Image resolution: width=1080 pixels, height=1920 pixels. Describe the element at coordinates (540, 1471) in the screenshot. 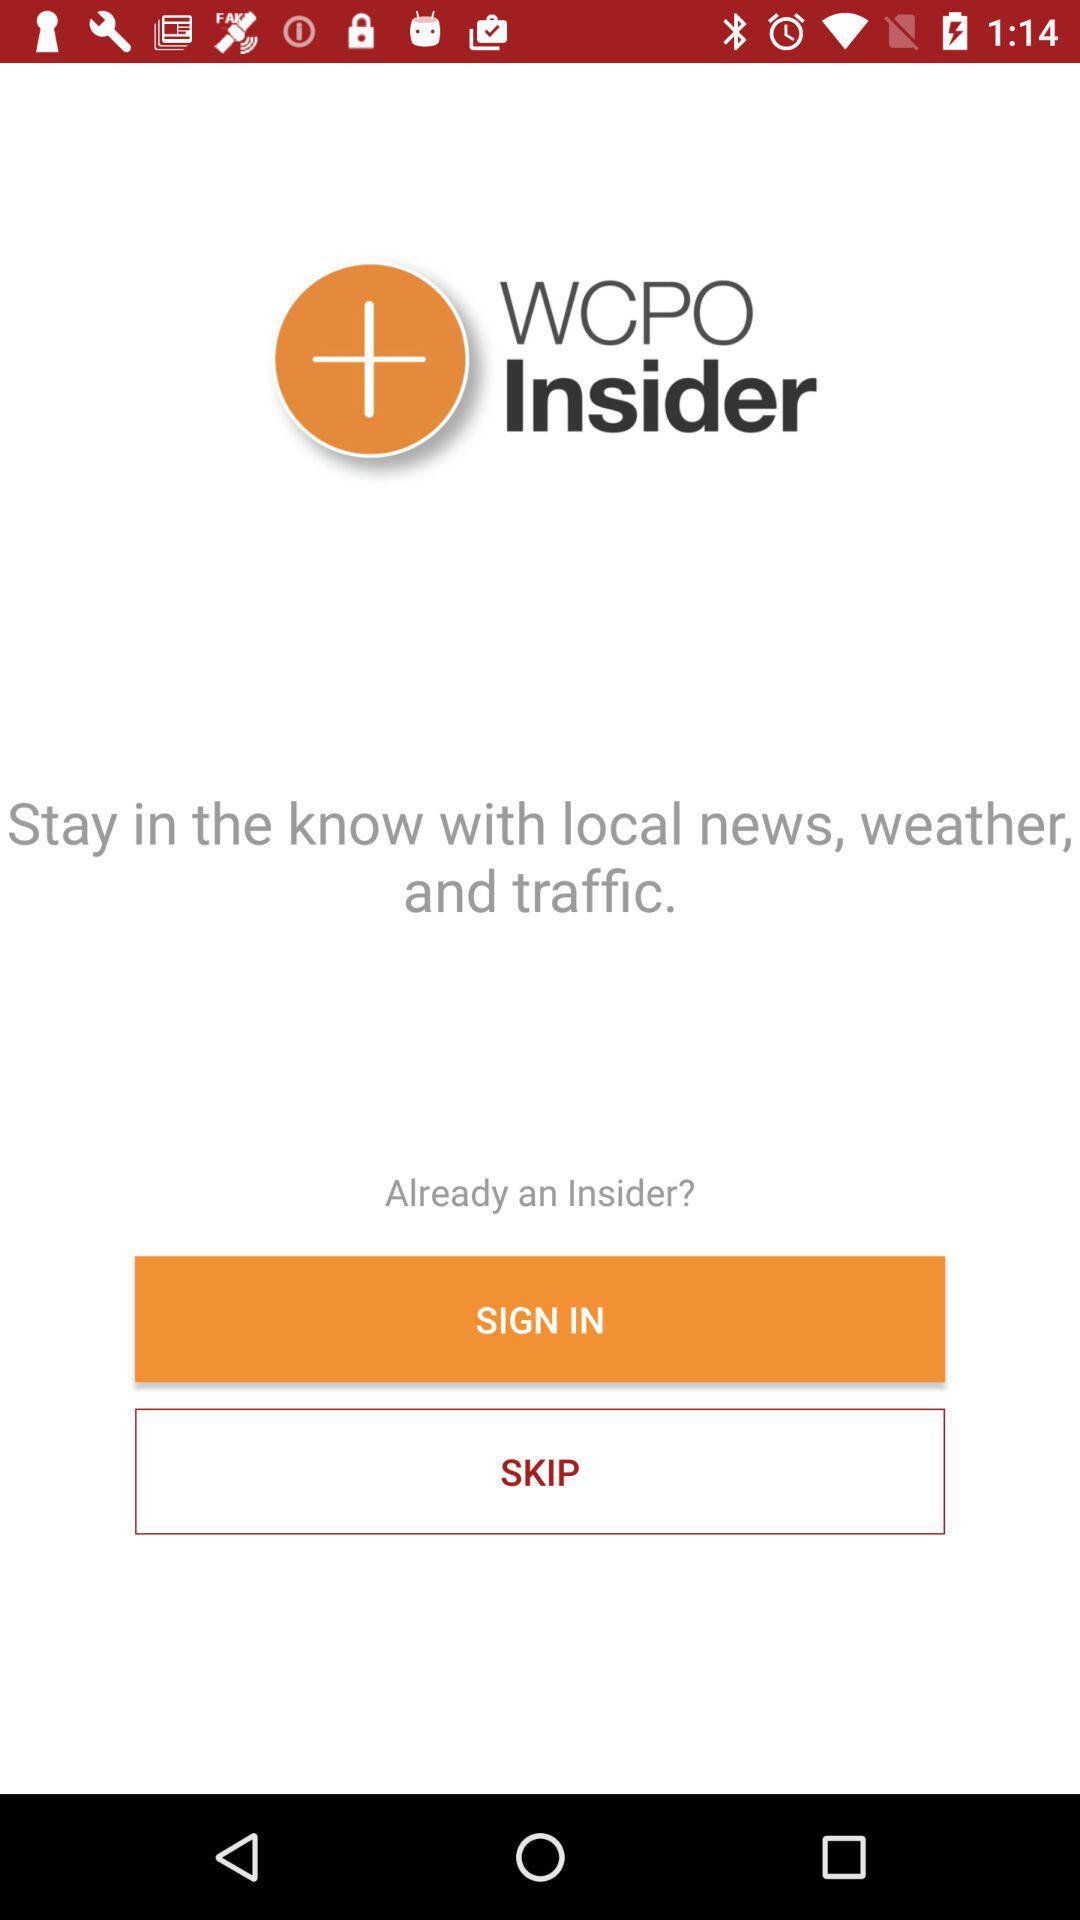

I see `skip item` at that location.